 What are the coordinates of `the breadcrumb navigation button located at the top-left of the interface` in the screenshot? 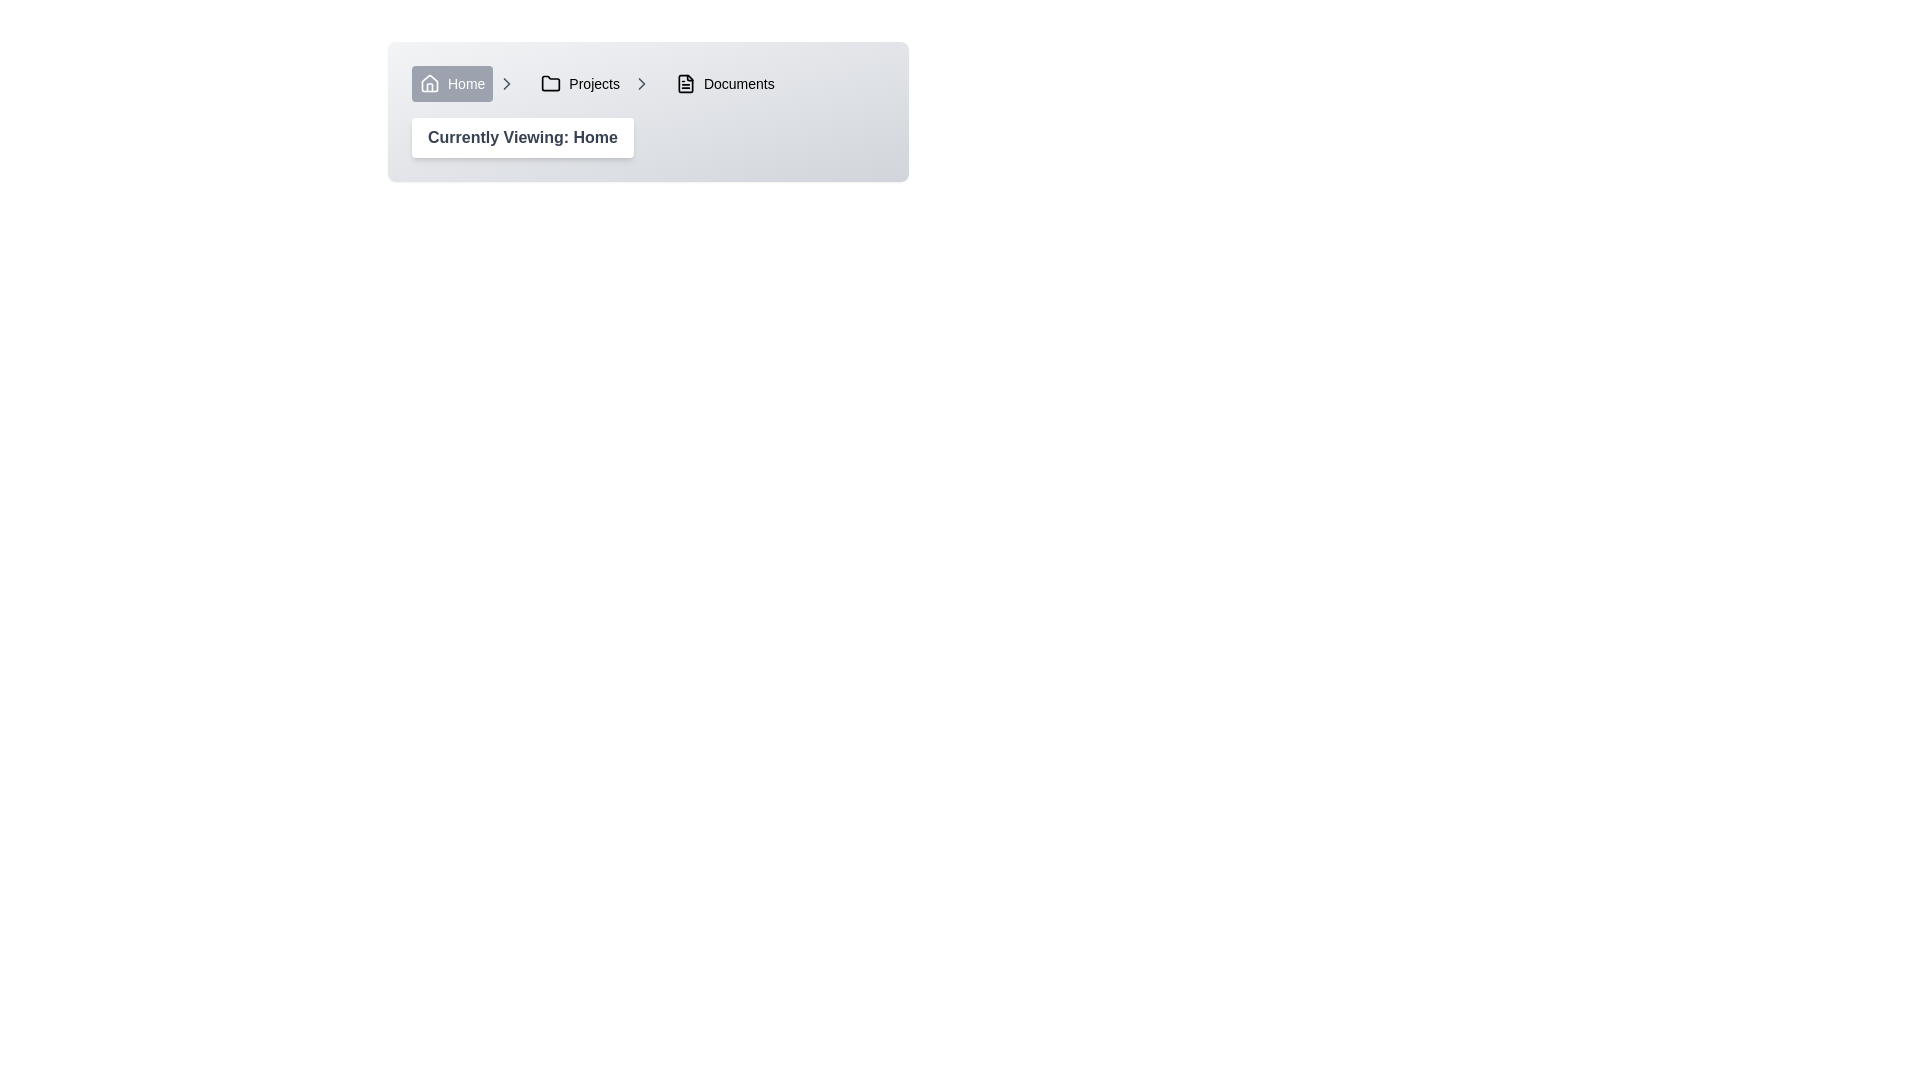 It's located at (451, 83).